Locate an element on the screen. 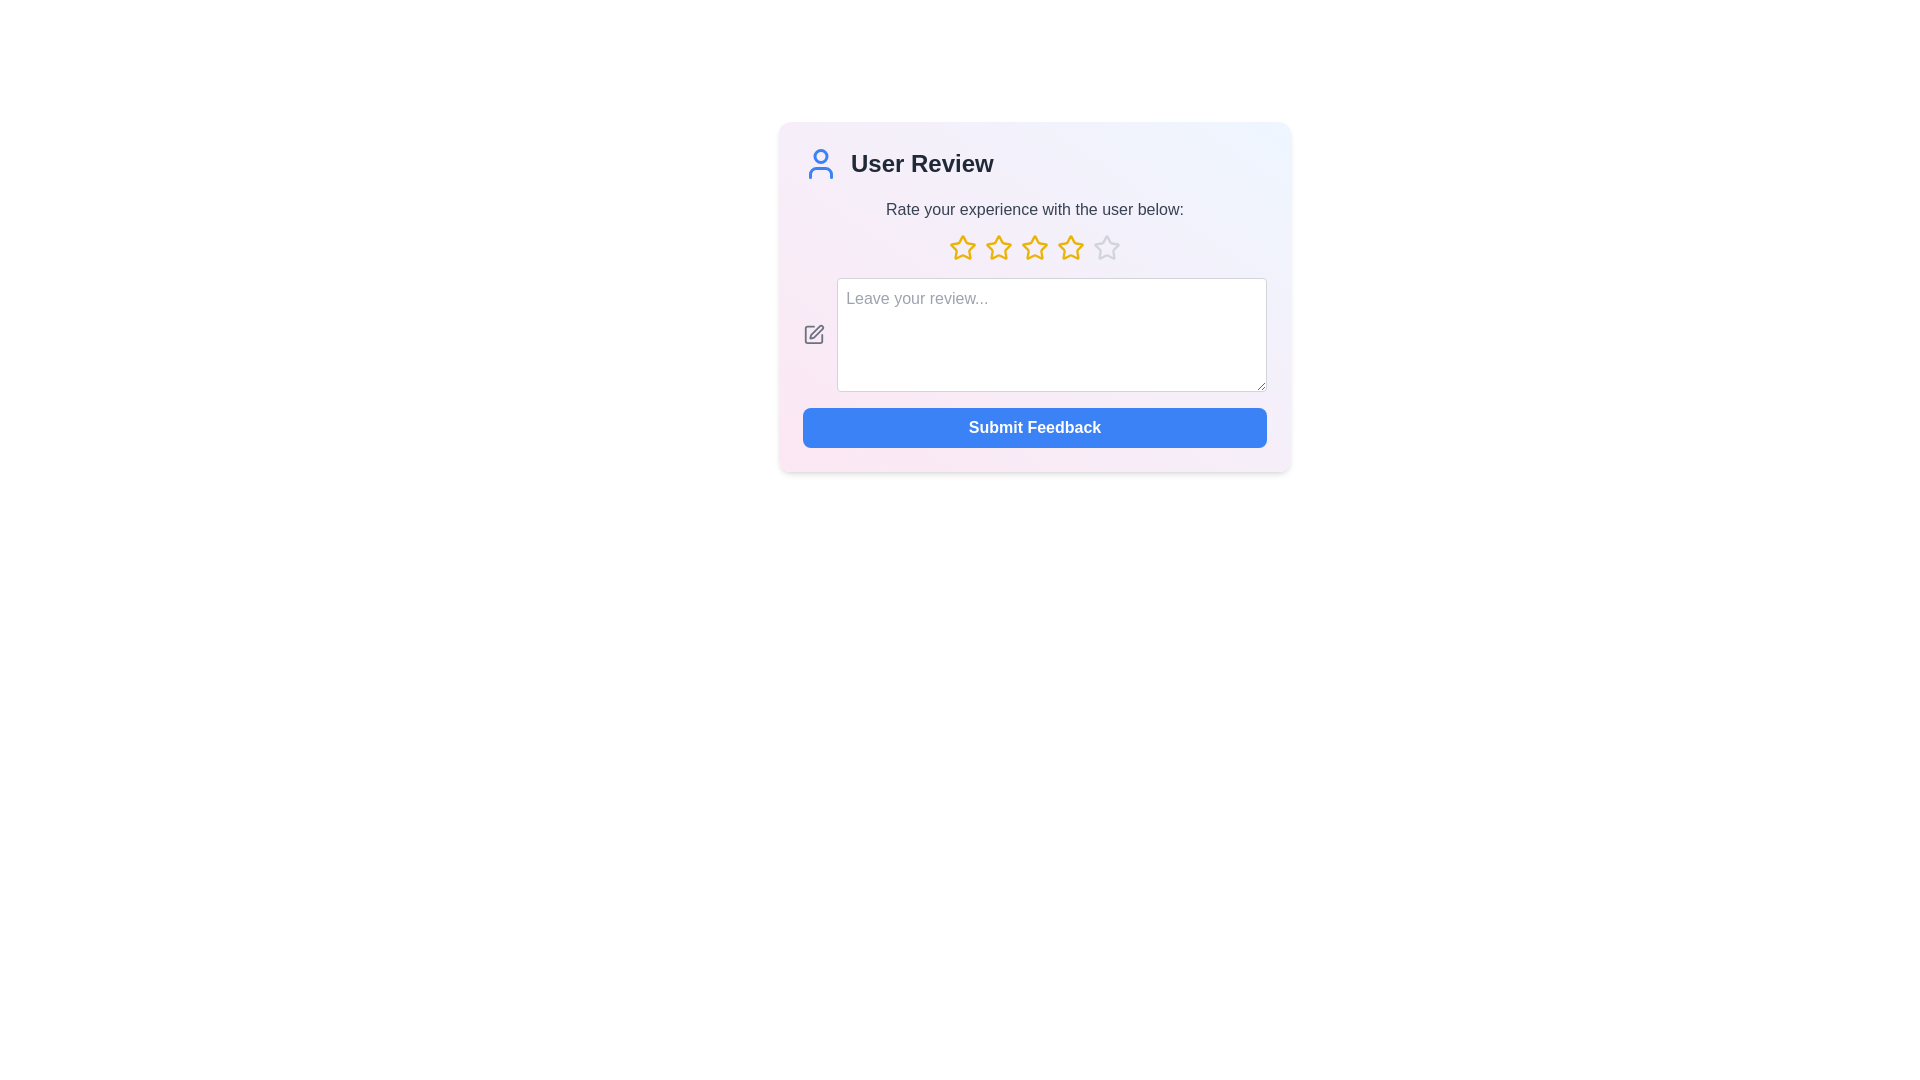 This screenshot has height=1080, width=1920. the edit icon to interact with it is located at coordinates (814, 334).